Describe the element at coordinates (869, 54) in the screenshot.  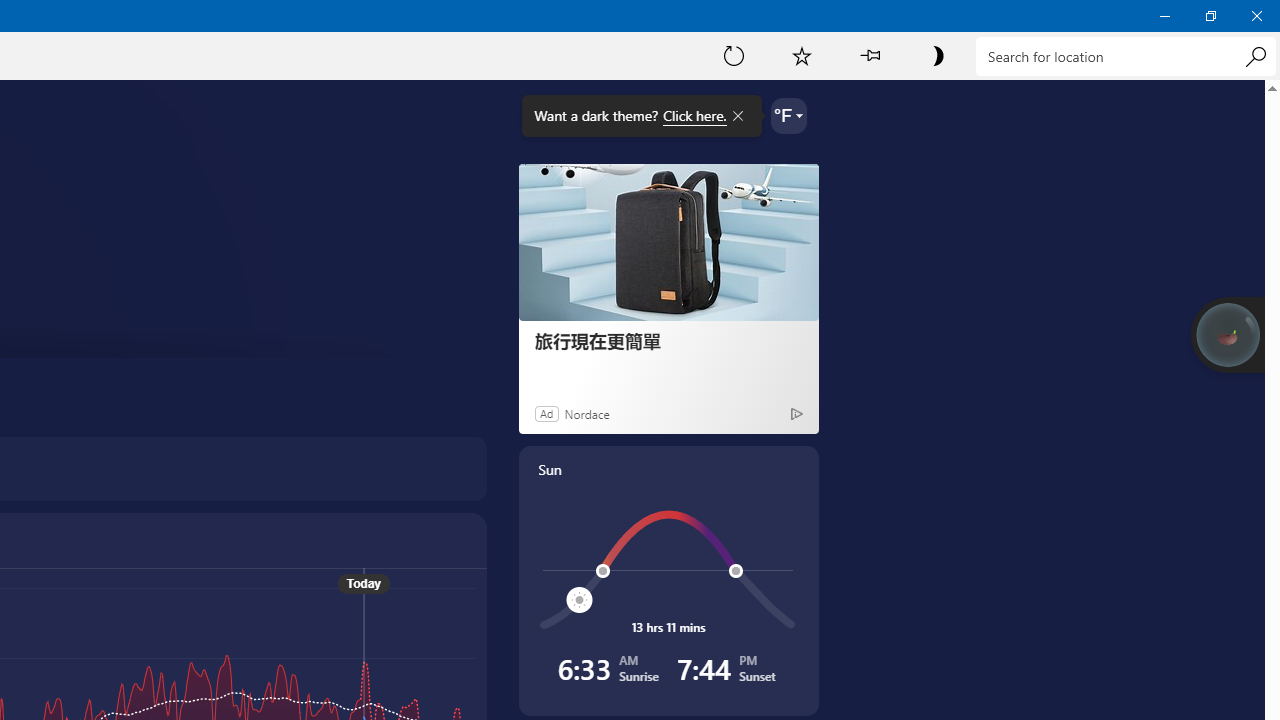
I see `'Pin'` at that location.